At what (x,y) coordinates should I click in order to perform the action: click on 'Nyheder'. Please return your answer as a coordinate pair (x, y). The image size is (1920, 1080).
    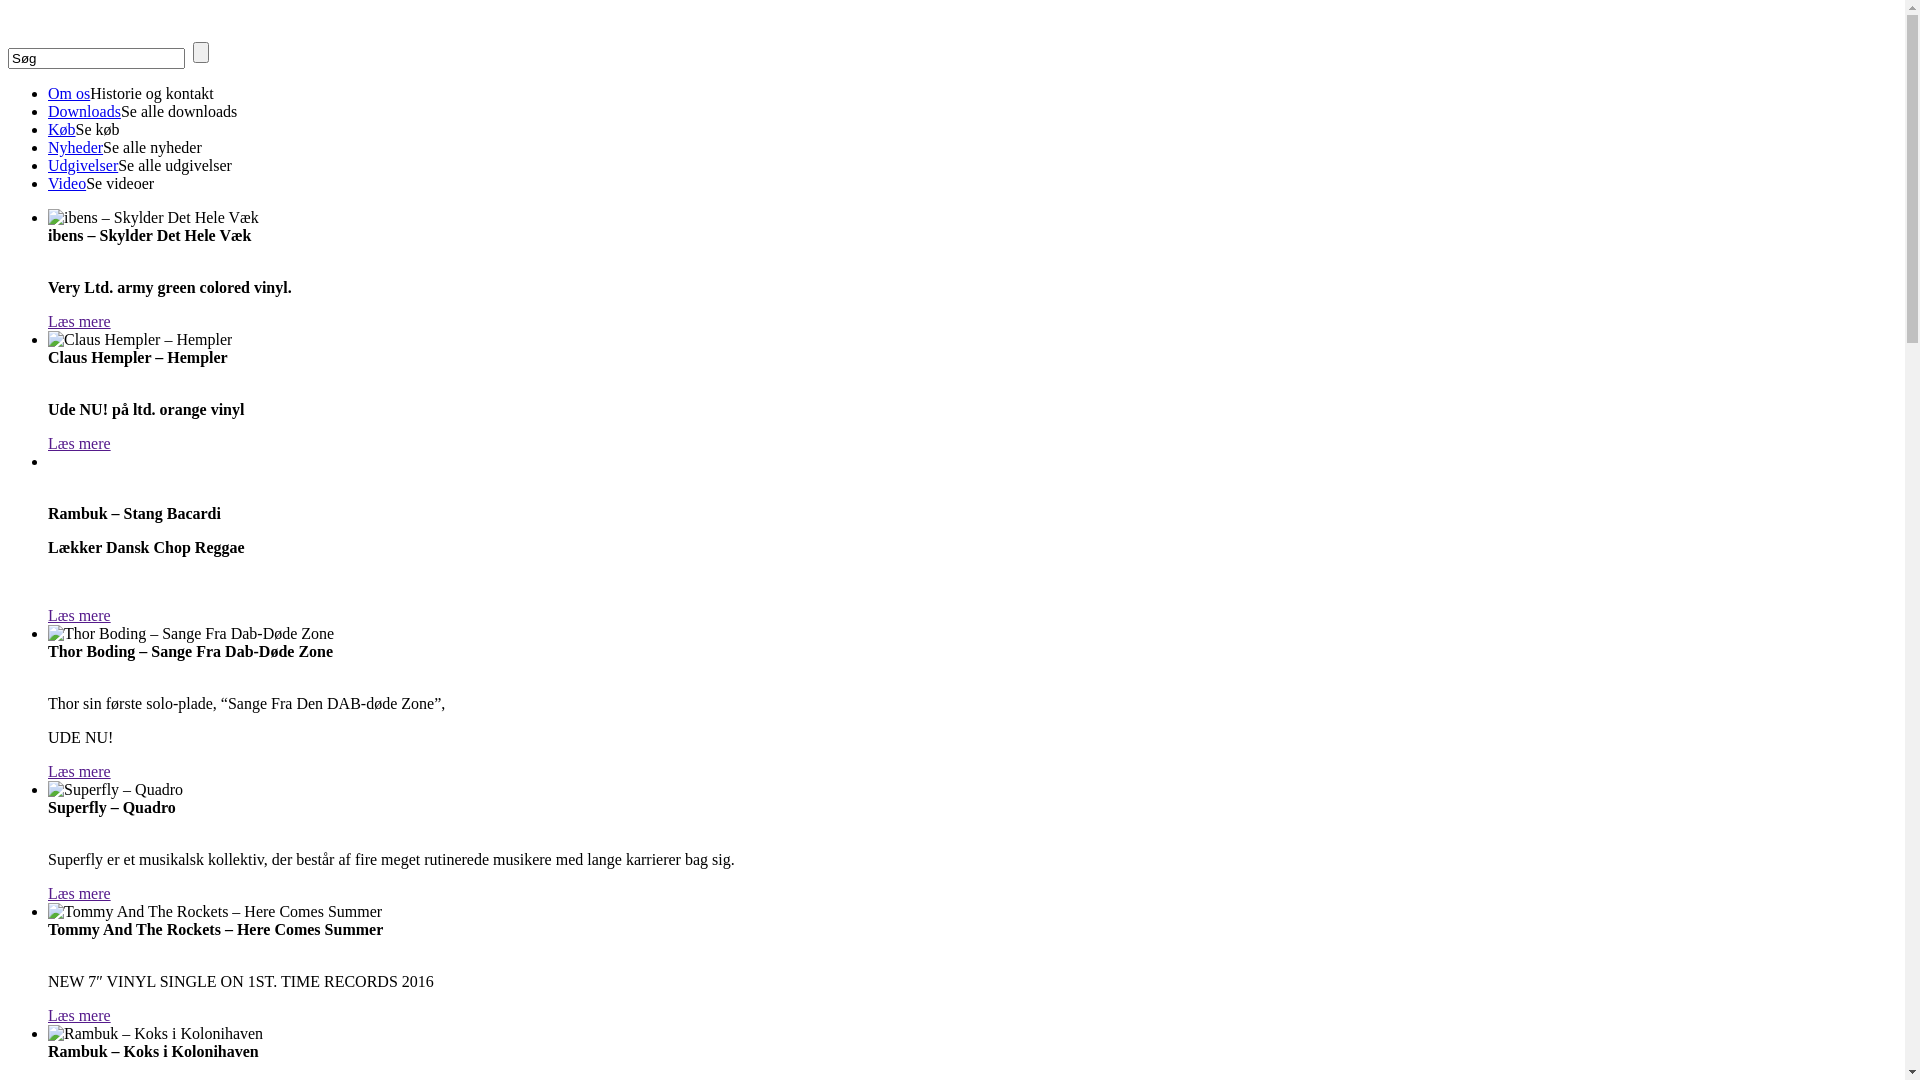
    Looking at the image, I should click on (48, 146).